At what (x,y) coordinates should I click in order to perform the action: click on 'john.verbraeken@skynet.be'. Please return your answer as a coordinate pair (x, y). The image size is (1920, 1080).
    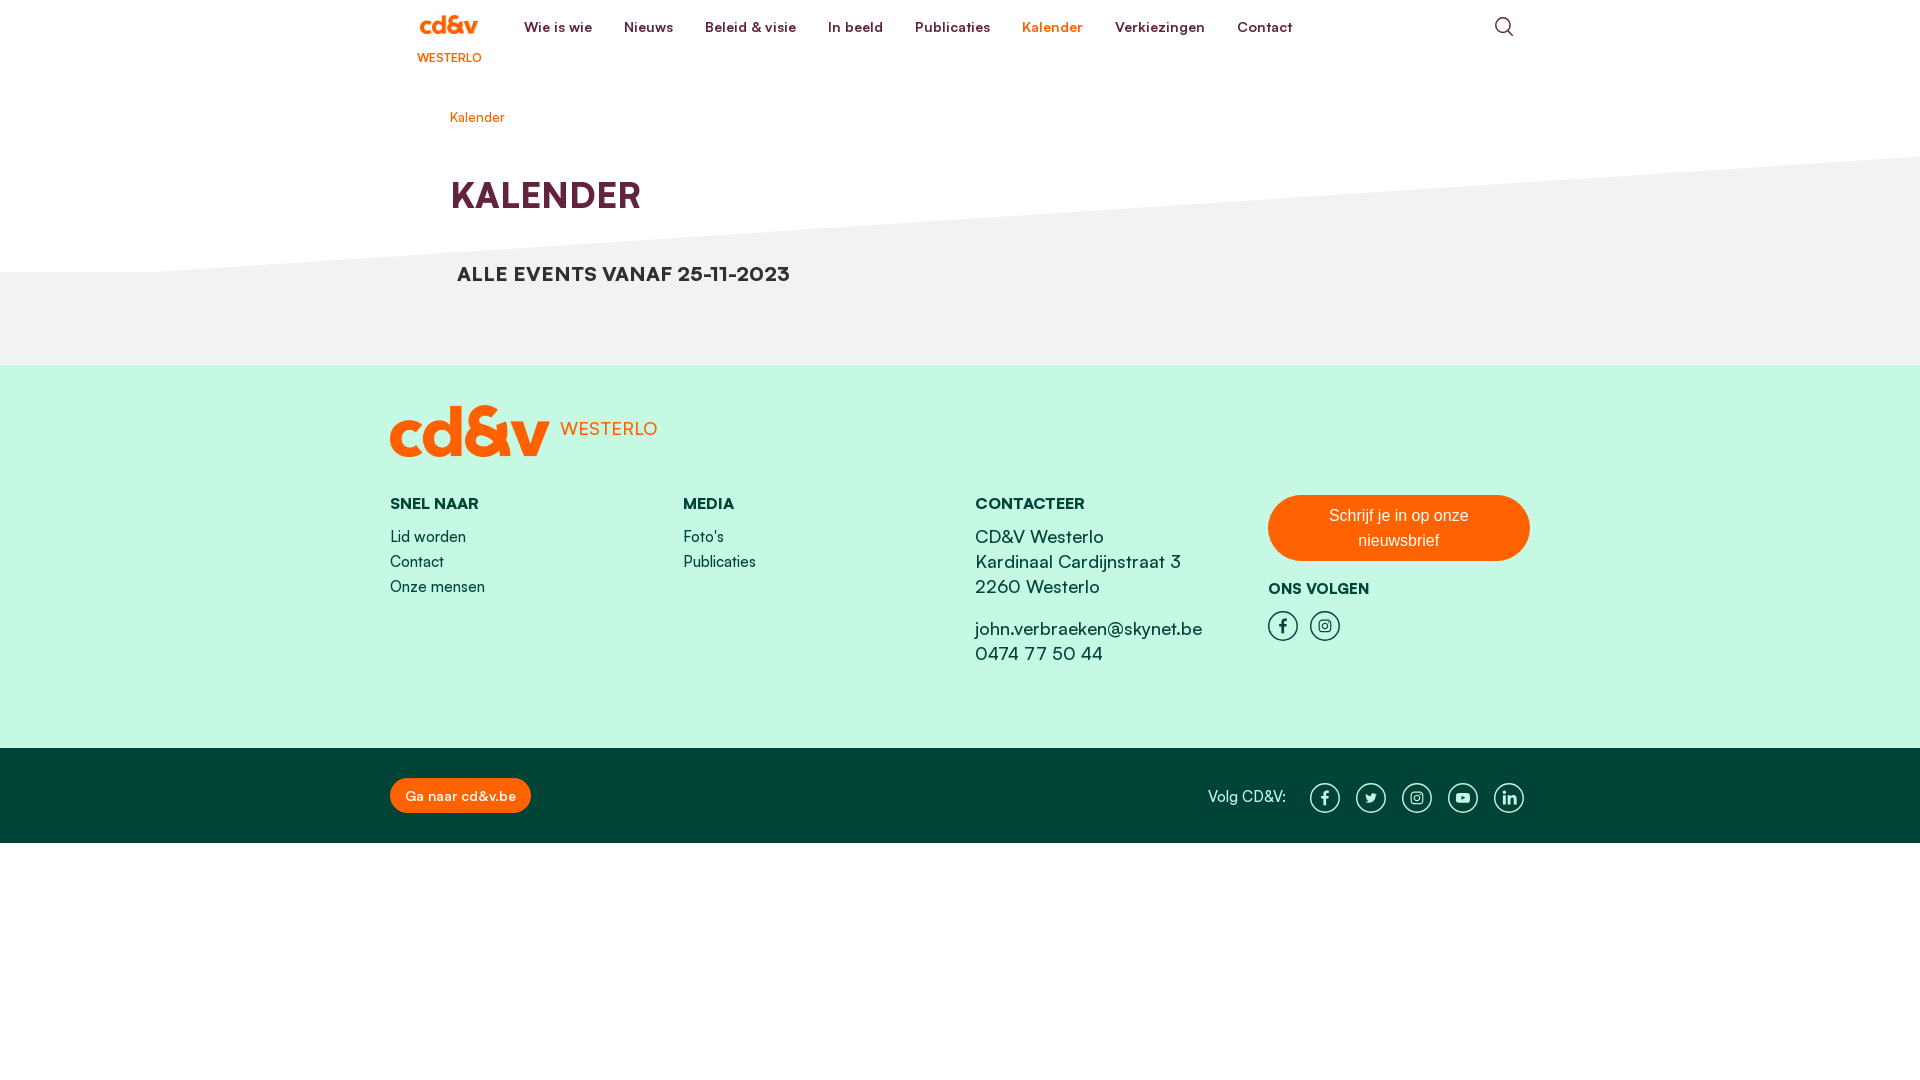
    Looking at the image, I should click on (1087, 627).